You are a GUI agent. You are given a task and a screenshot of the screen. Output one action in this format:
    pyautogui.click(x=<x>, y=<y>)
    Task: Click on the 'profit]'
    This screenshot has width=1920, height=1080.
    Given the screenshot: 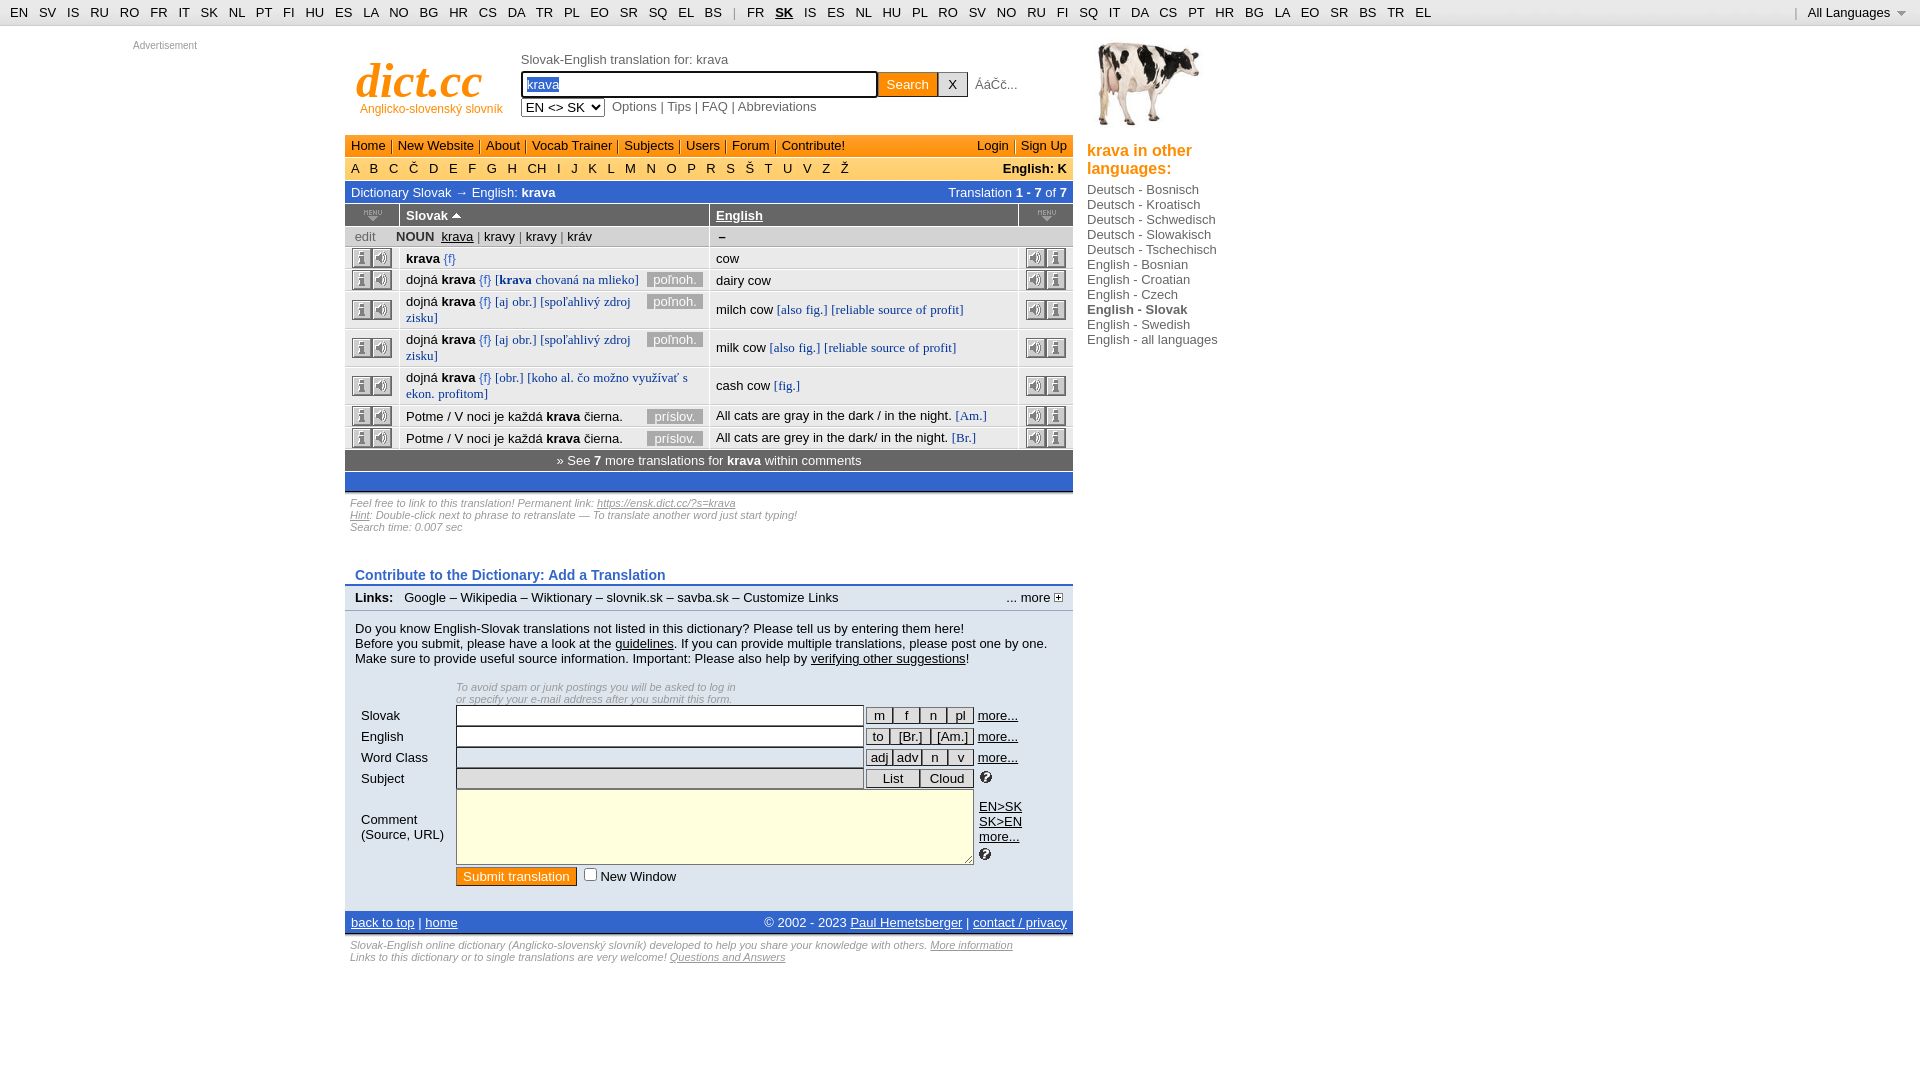 What is the action you would take?
    pyautogui.click(x=938, y=346)
    